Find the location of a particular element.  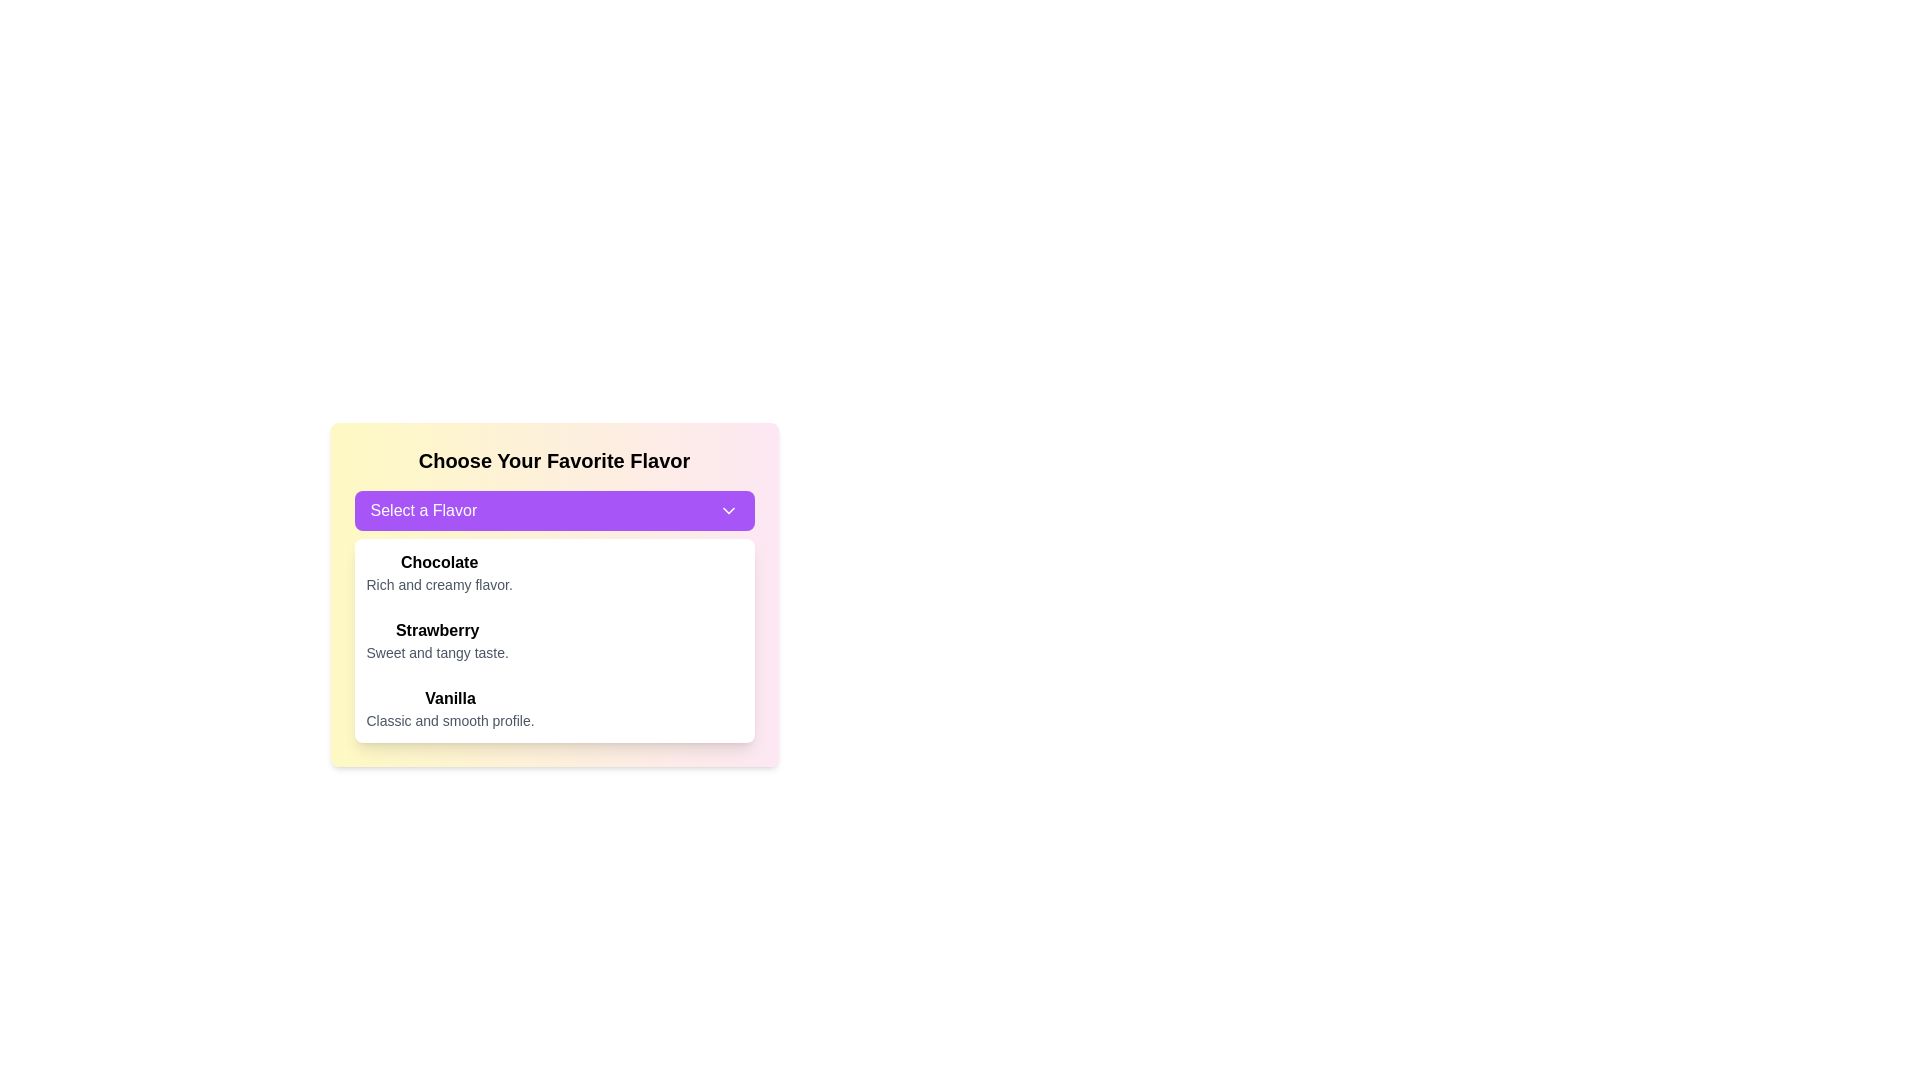

contents of the bold static text label reading 'Chocolate' located at the top of the flavor options list is located at coordinates (438, 563).